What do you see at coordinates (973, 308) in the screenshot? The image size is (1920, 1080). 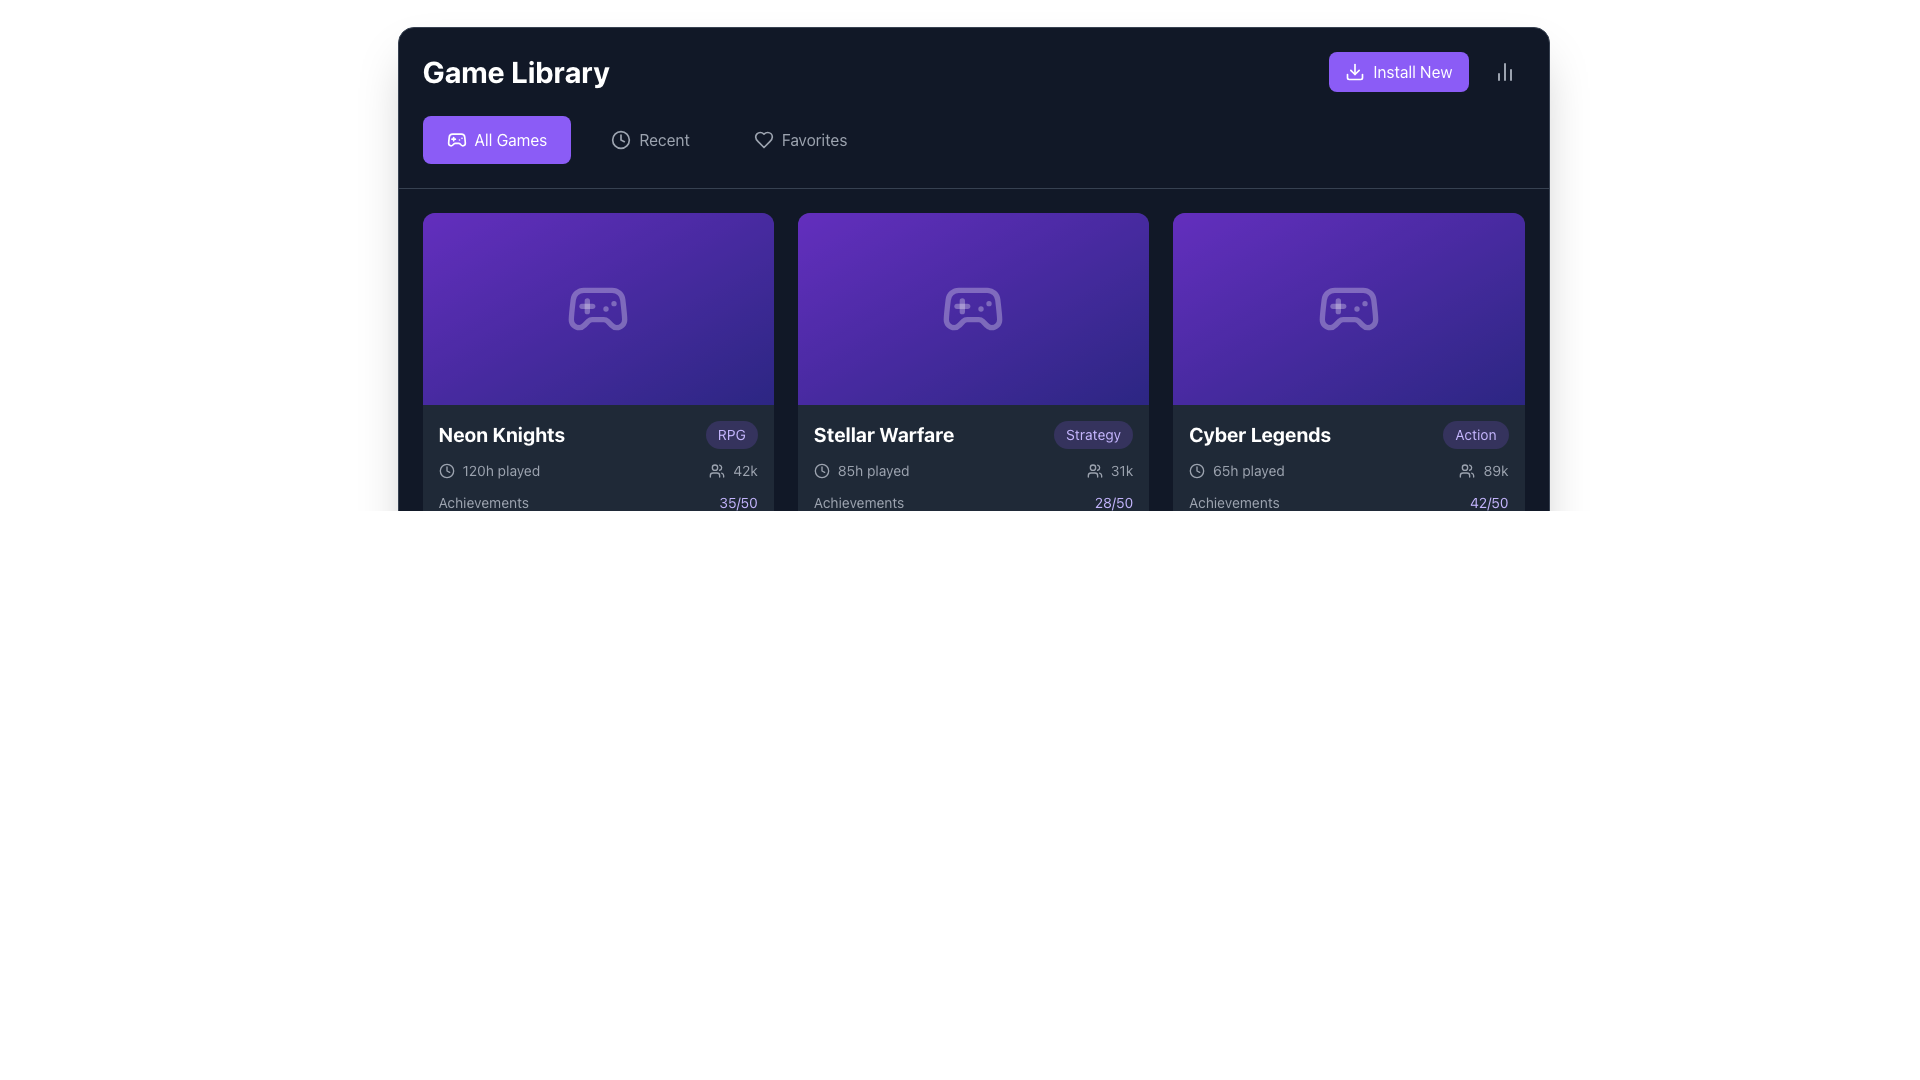 I see `the gamepad icon representing the game 'Stellar Warfare', which is purple with lighter details and located in the middle card of the second row in the grid layout` at bounding box center [973, 308].